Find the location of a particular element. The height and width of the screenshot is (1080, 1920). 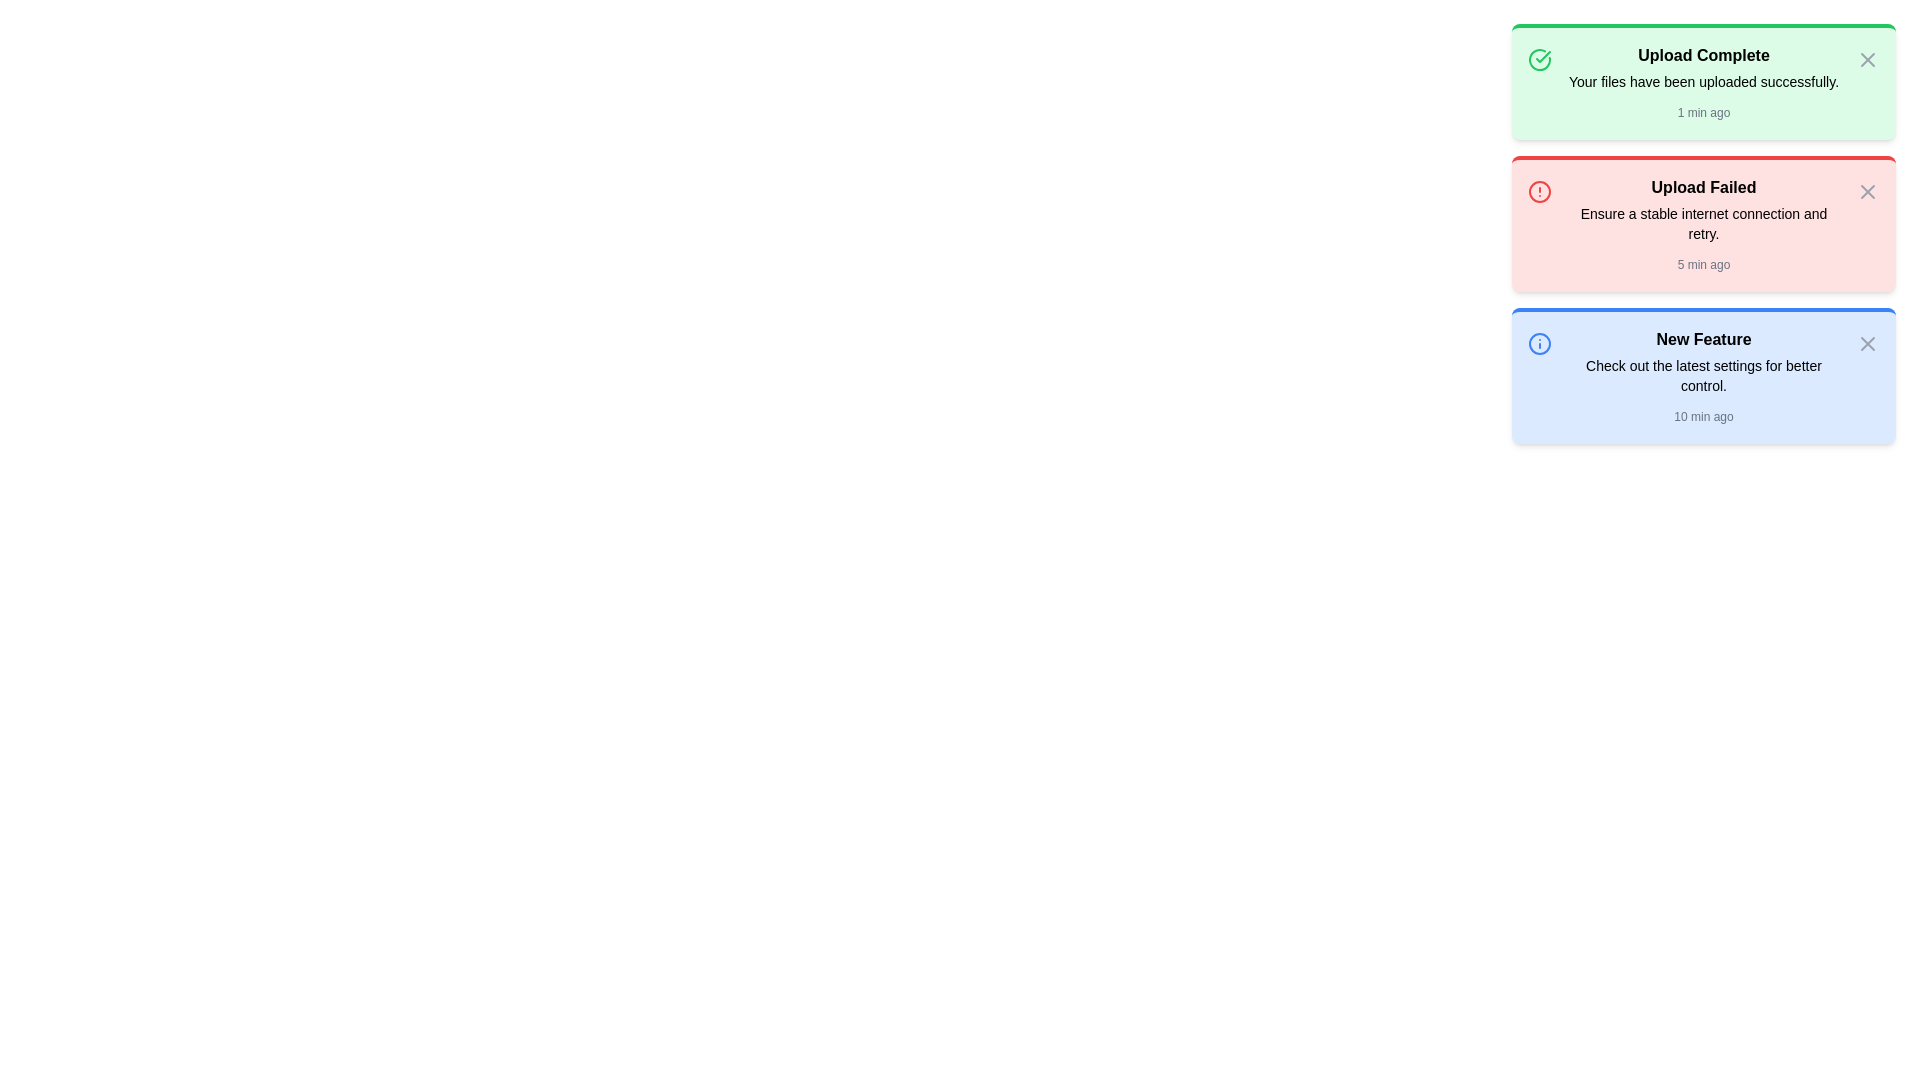

notification message that displays 'Upload Complete' with a light-green background, located in the top-left corner of the notification stack is located at coordinates (1703, 83).